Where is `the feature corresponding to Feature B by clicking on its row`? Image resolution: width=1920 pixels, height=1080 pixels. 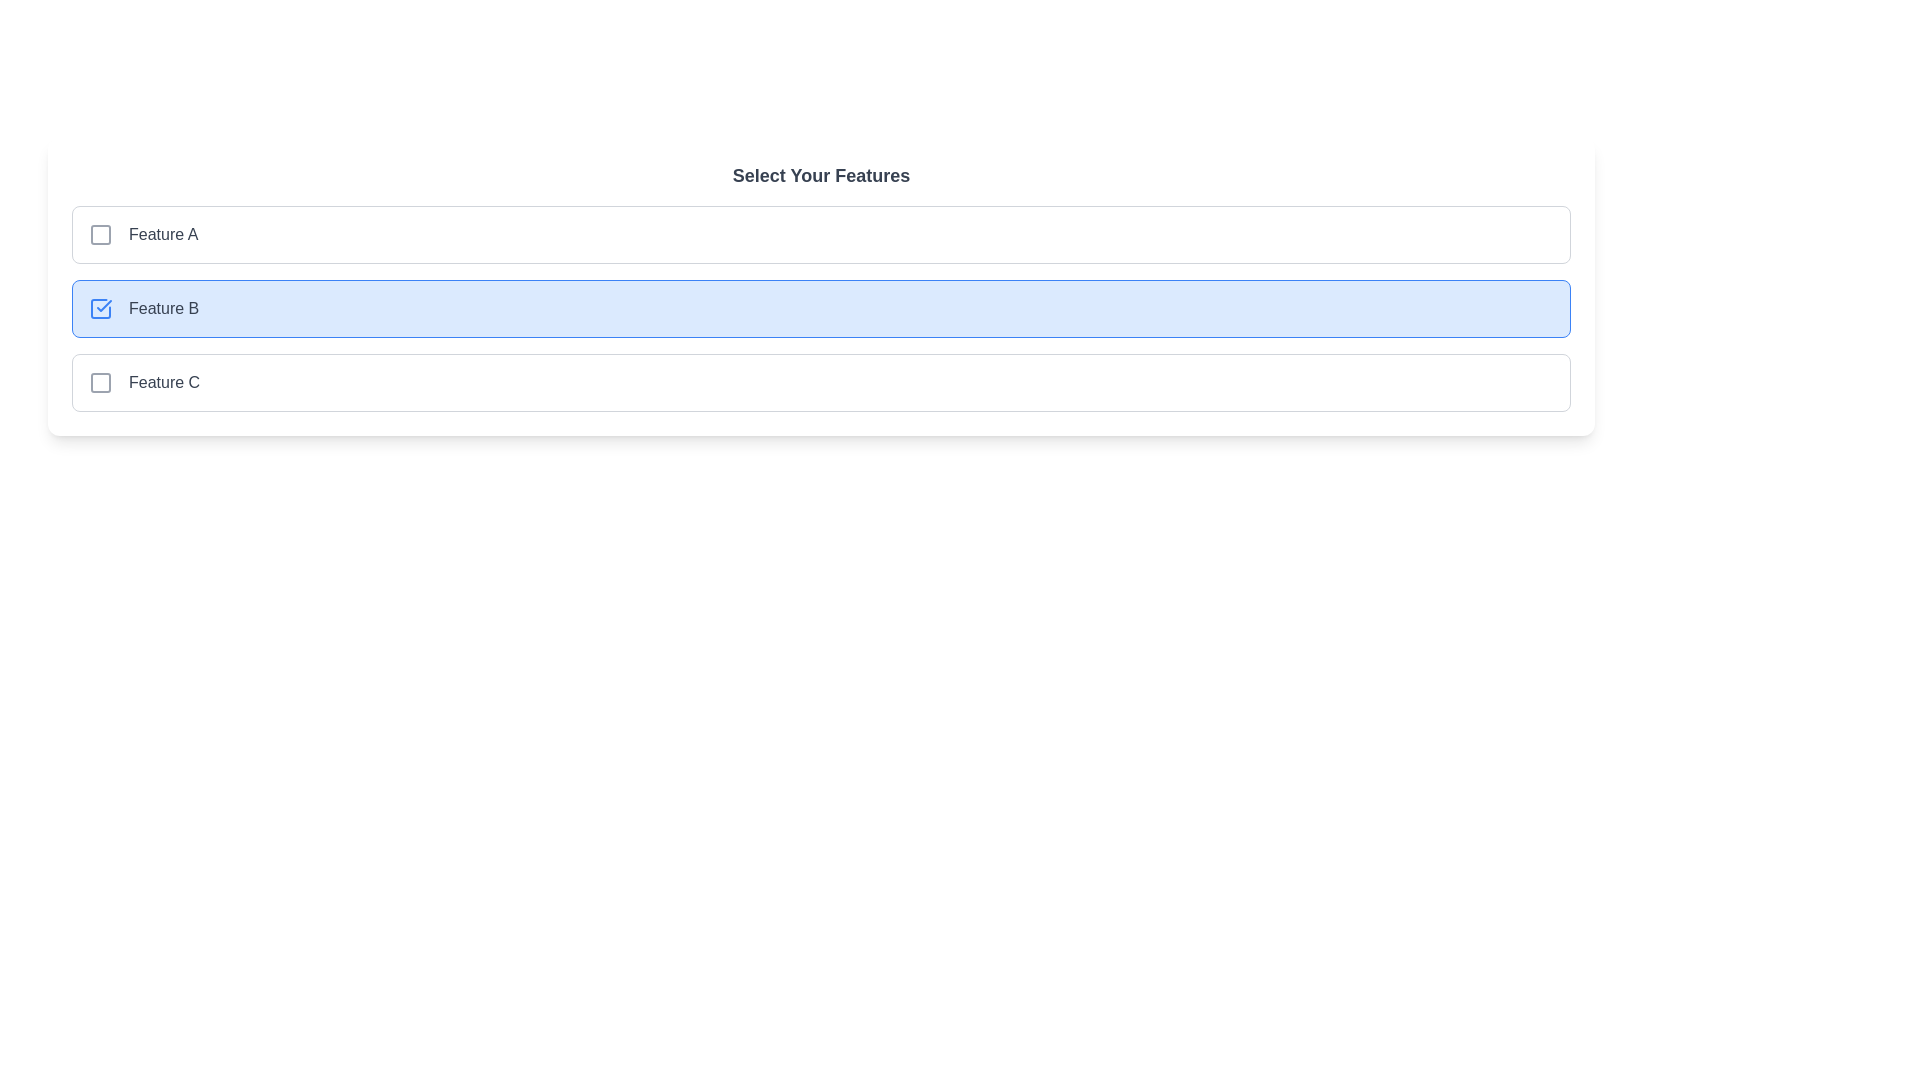 the feature corresponding to Feature B by clicking on its row is located at coordinates (821, 308).